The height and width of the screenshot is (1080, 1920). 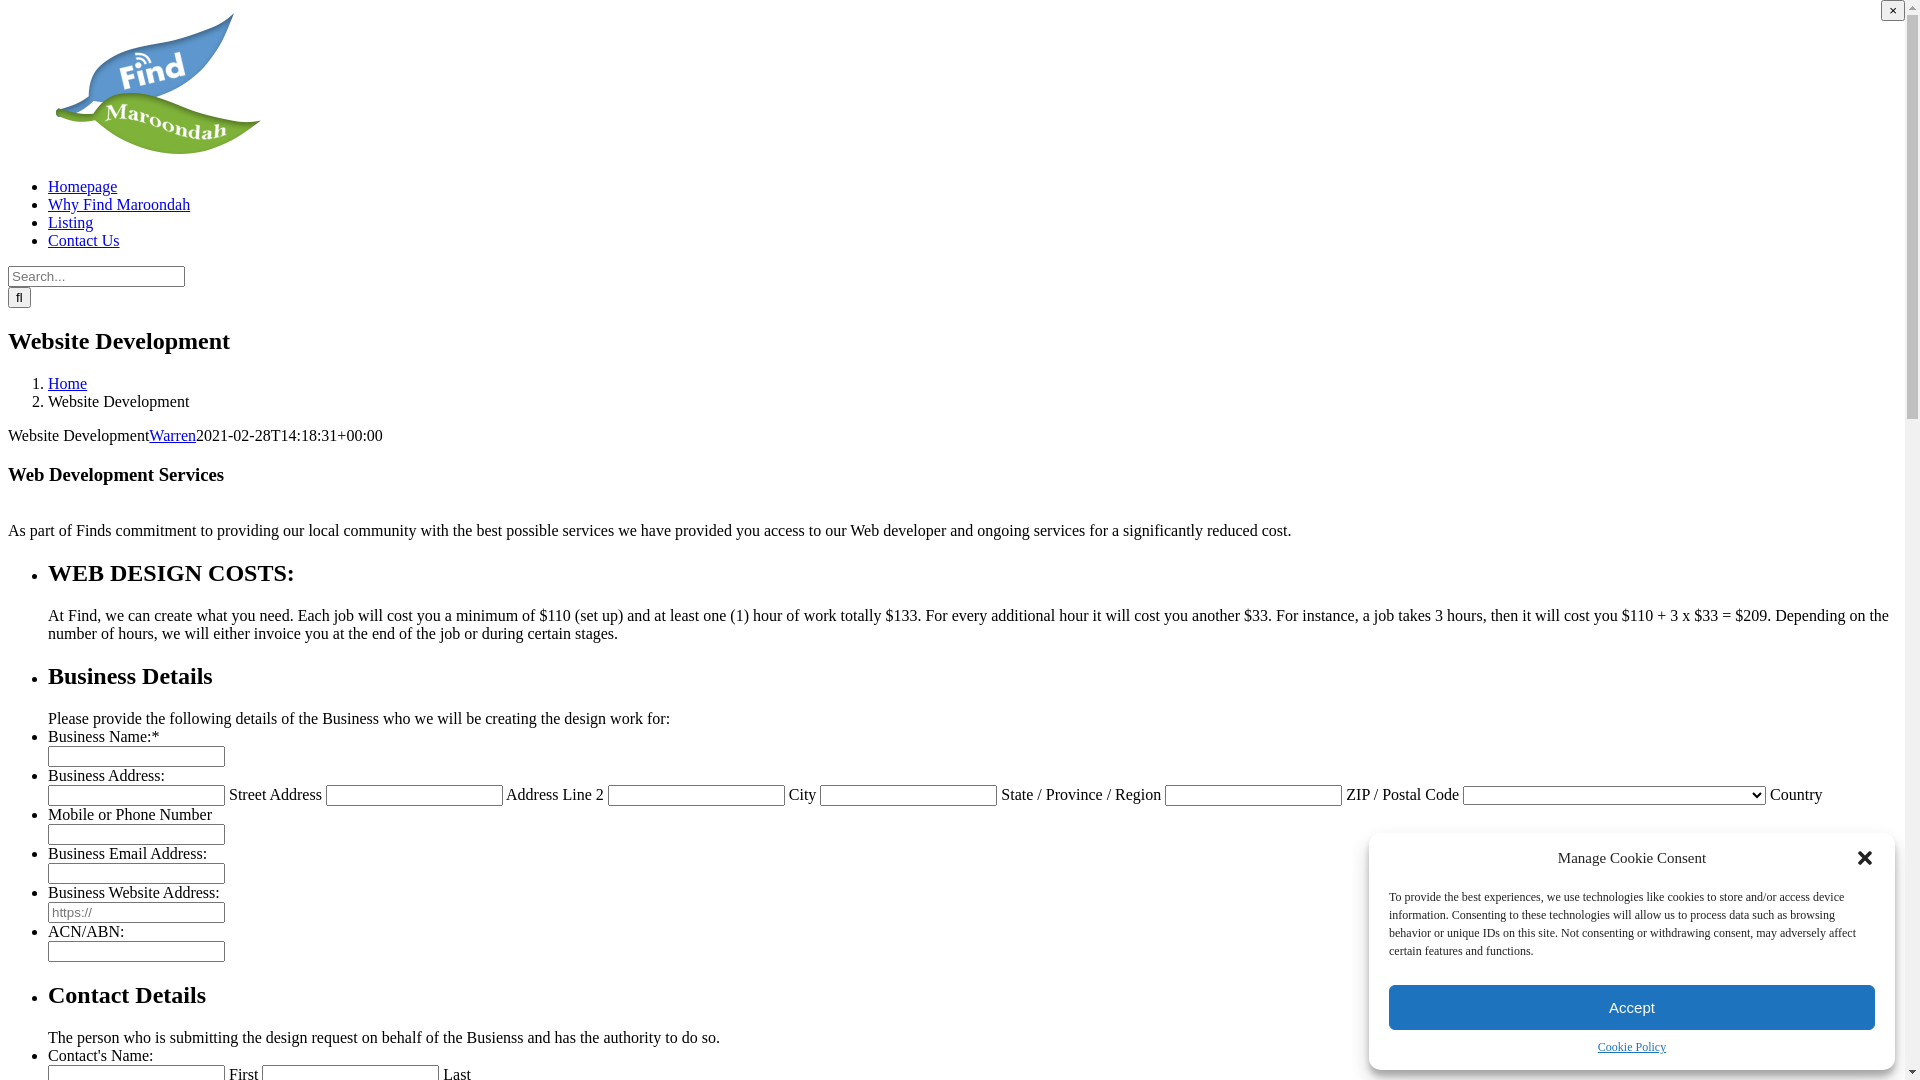 What do you see at coordinates (1632, 1007) in the screenshot?
I see `'Accept'` at bounding box center [1632, 1007].